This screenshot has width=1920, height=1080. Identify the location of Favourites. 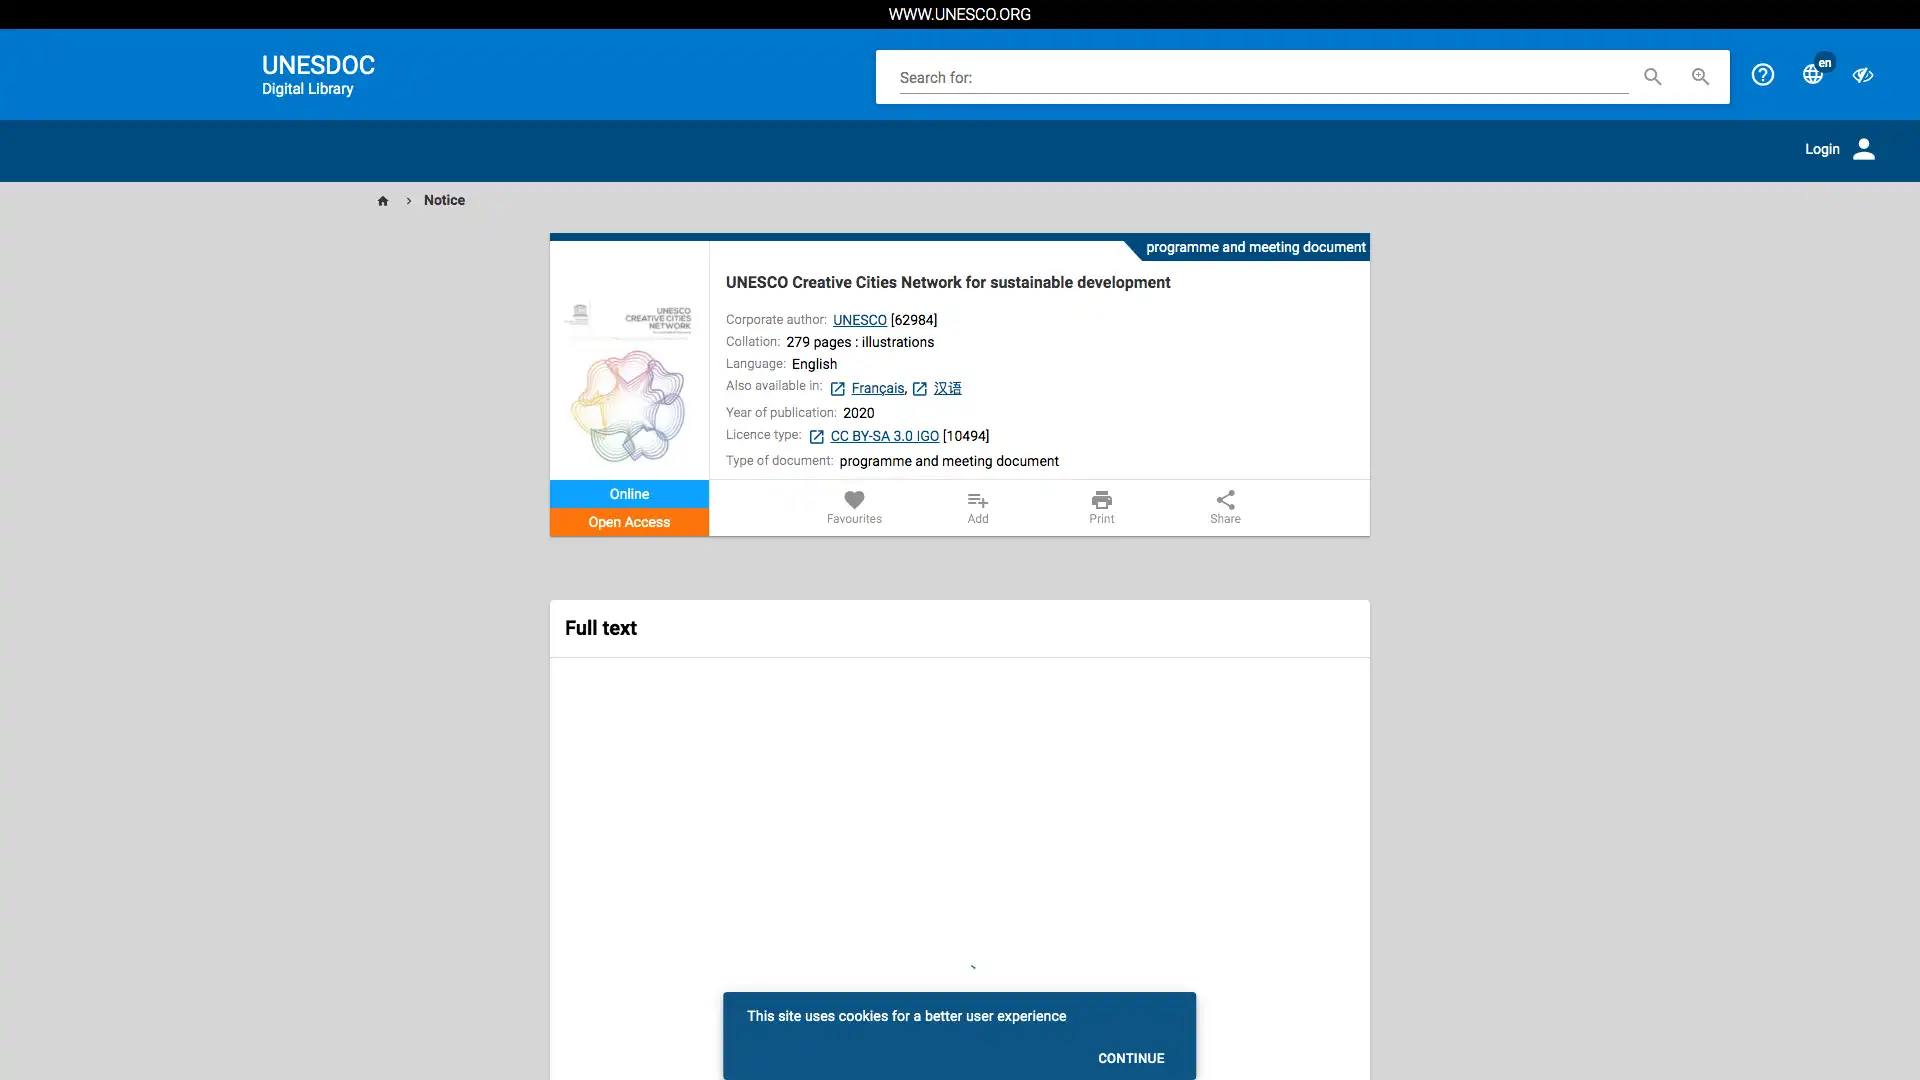
(854, 507).